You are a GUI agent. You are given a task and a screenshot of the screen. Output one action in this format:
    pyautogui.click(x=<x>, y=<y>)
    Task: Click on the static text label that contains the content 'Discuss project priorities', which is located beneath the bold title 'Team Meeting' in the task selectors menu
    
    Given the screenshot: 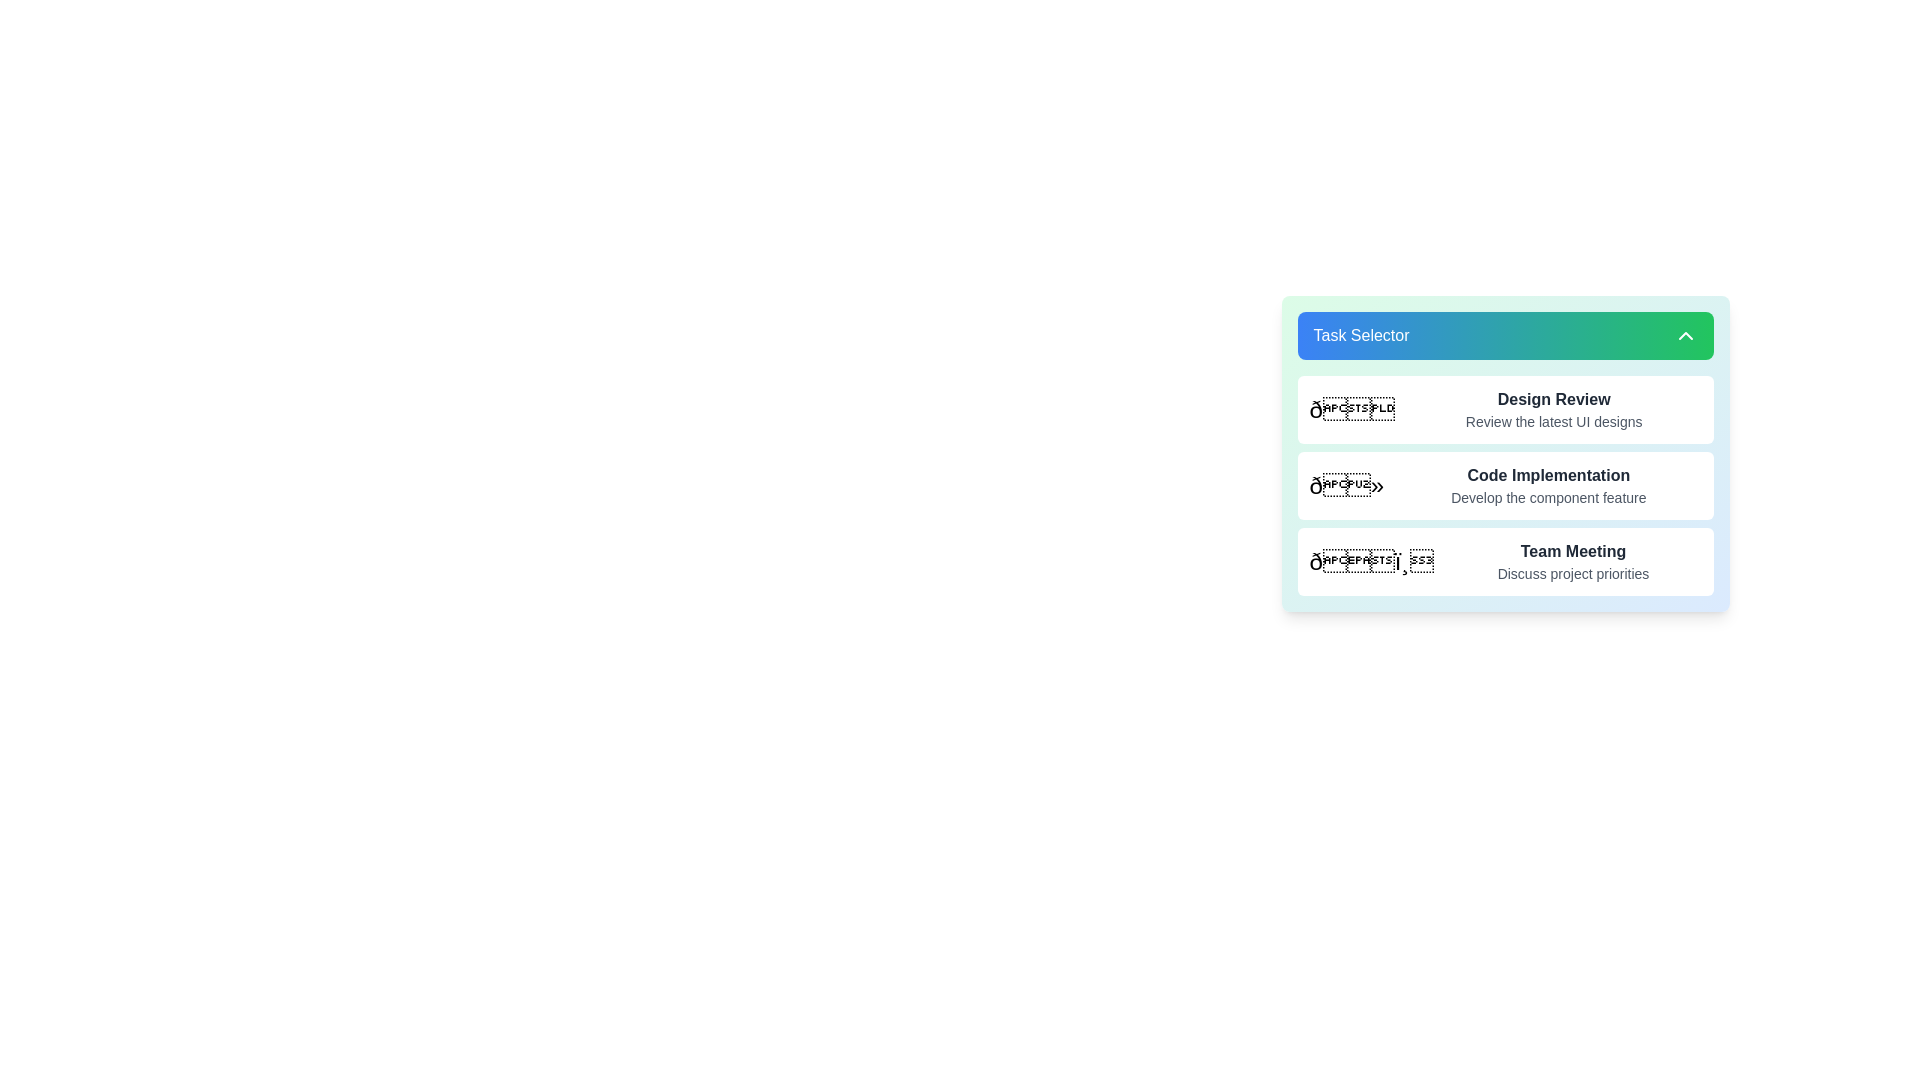 What is the action you would take?
    pyautogui.click(x=1572, y=574)
    